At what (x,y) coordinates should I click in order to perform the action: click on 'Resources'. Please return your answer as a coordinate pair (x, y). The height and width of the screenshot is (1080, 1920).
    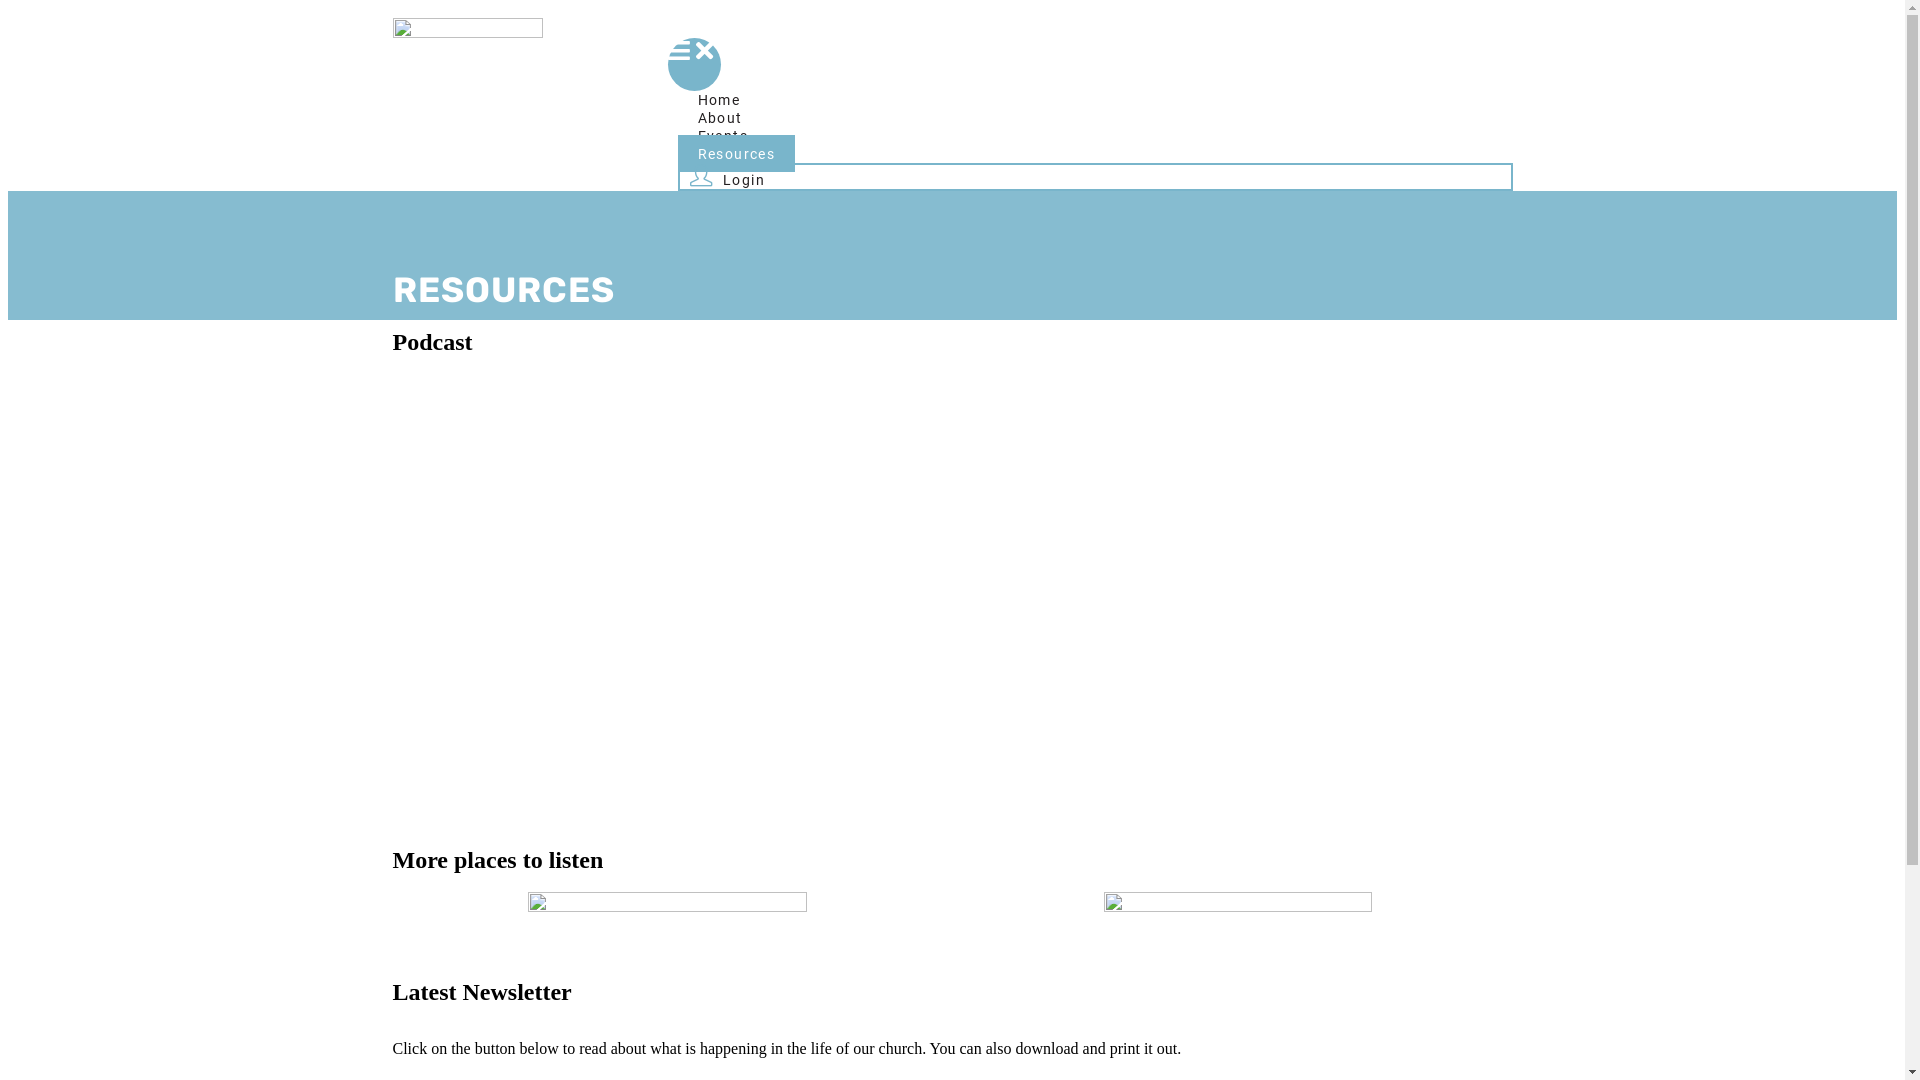
    Looking at the image, I should click on (736, 152).